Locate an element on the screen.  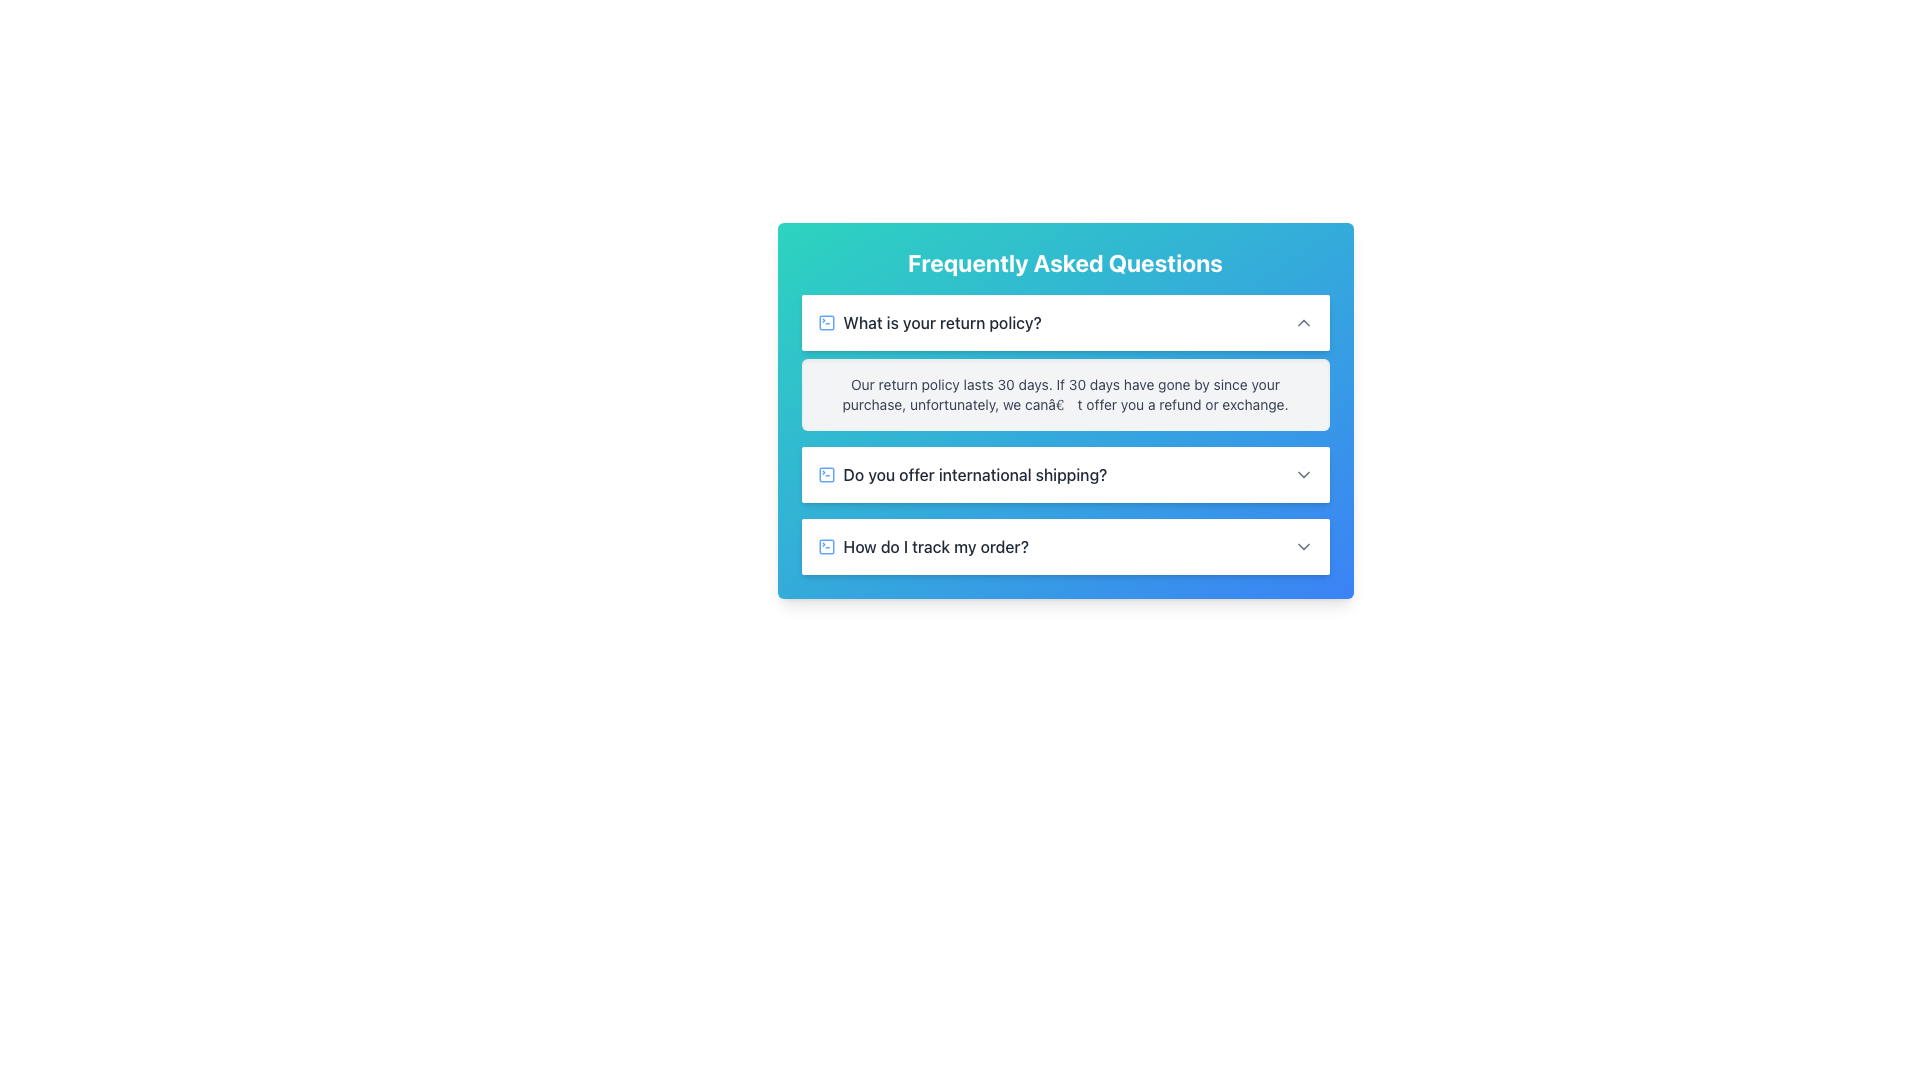
the terminal icon representing the FAQ item about the return policy by moving the cursor to its location is located at coordinates (826, 322).